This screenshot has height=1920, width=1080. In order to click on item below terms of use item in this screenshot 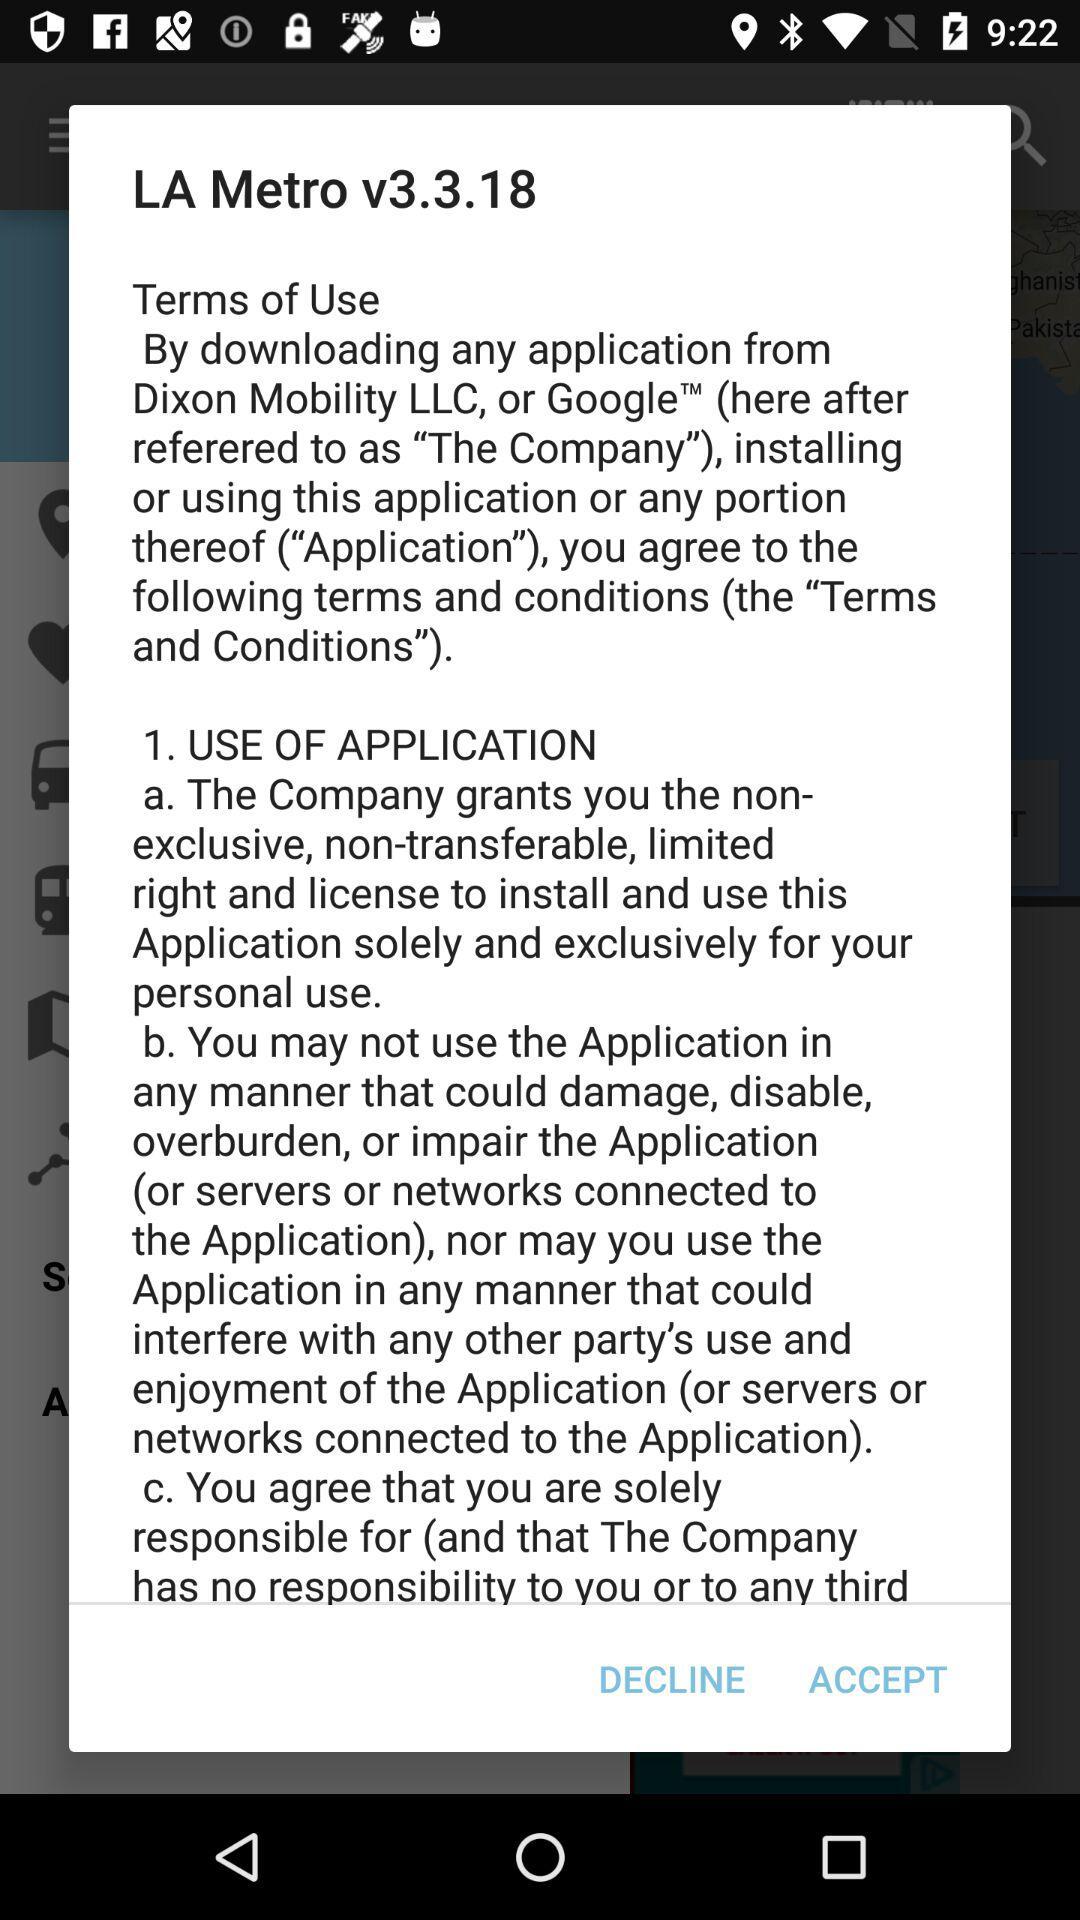, I will do `click(877, 1678)`.